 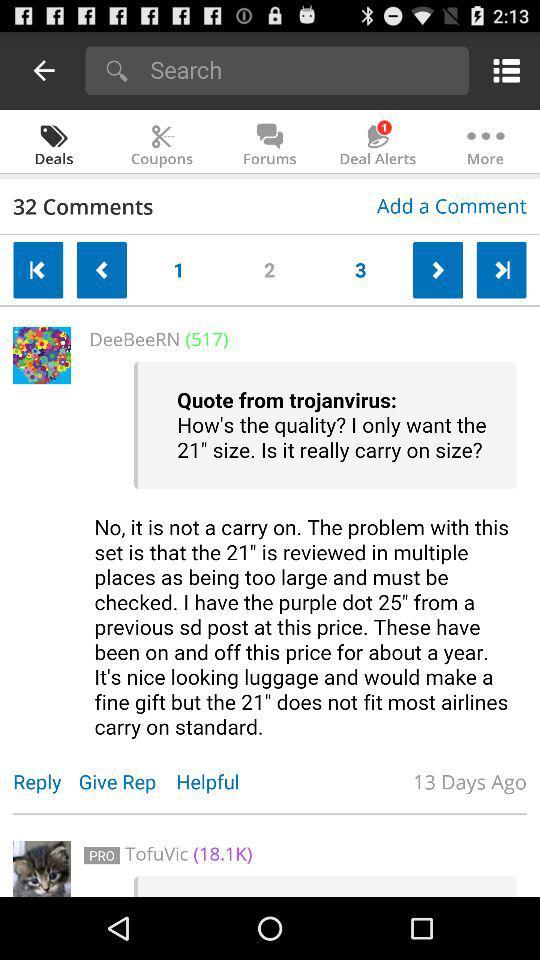 What do you see at coordinates (38, 269) in the screenshot?
I see `go back` at bounding box center [38, 269].